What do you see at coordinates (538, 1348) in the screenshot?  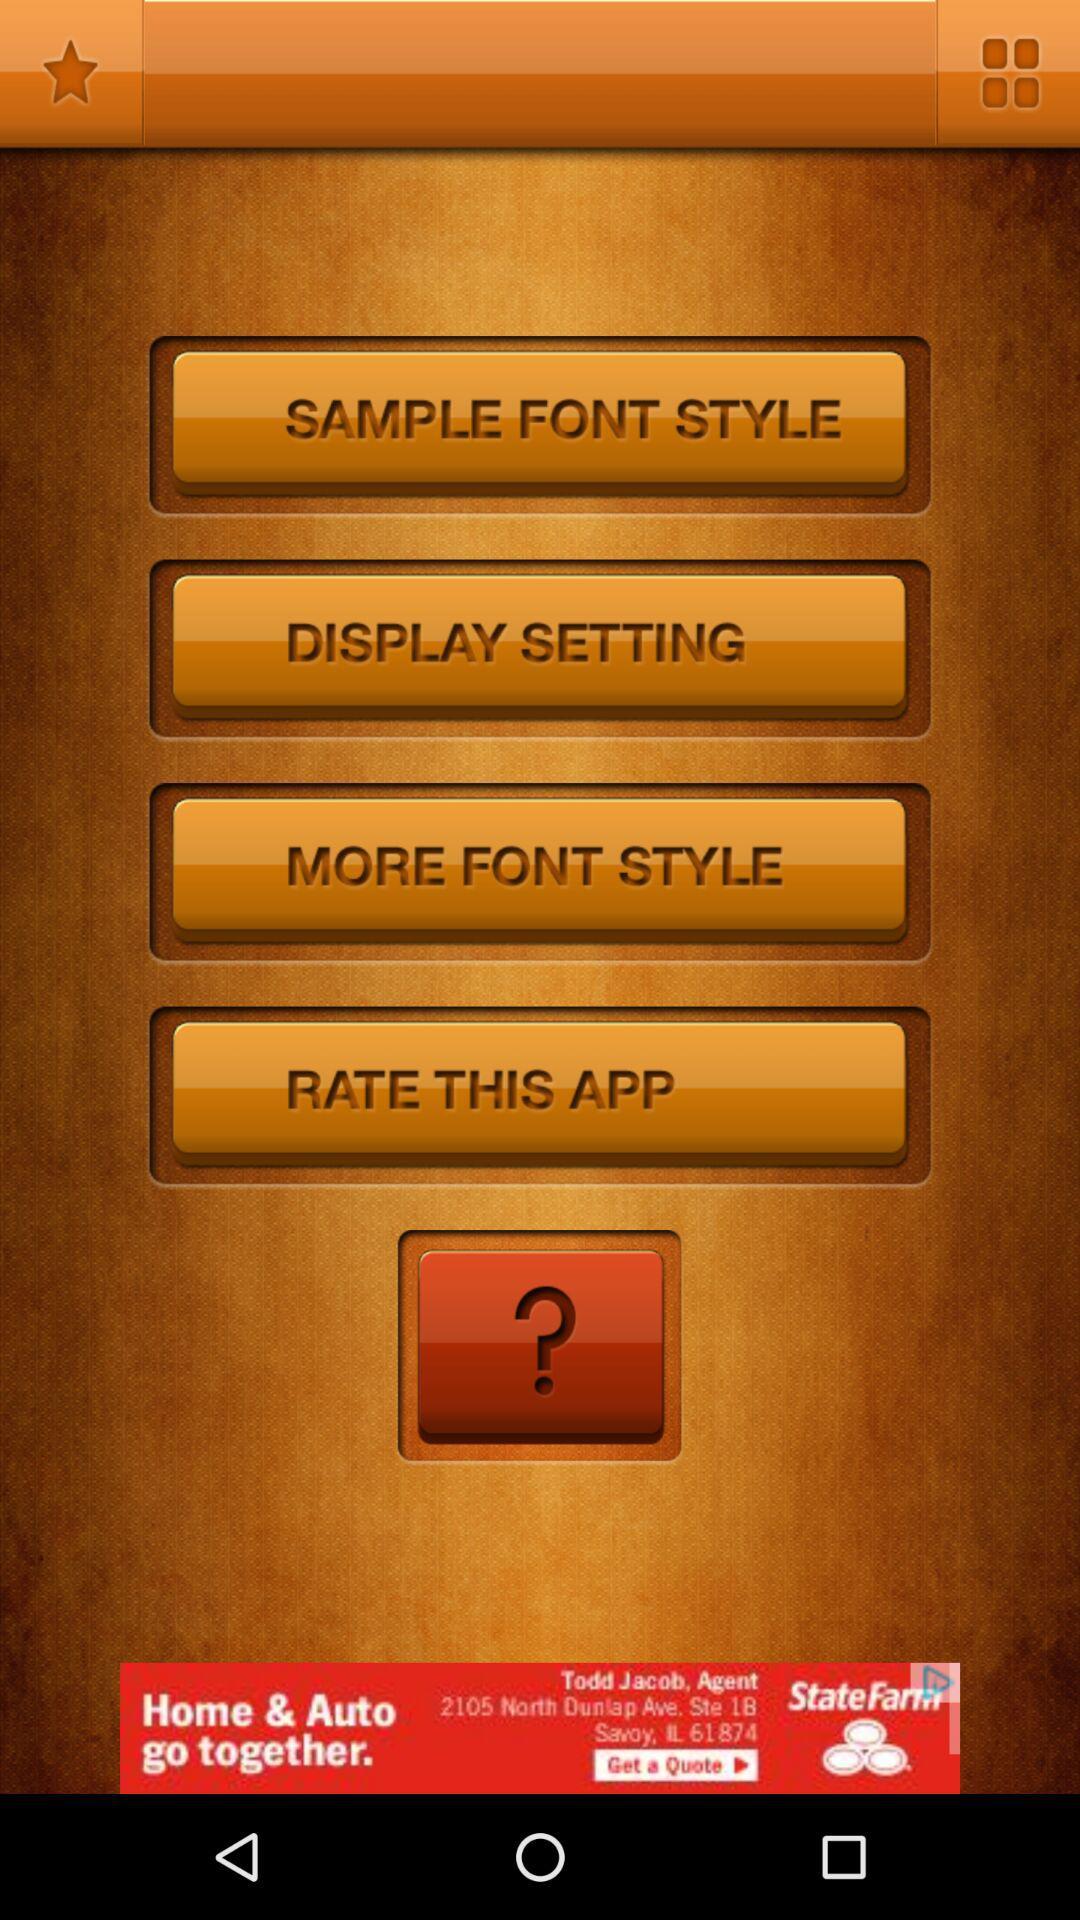 I see `go back` at bounding box center [538, 1348].